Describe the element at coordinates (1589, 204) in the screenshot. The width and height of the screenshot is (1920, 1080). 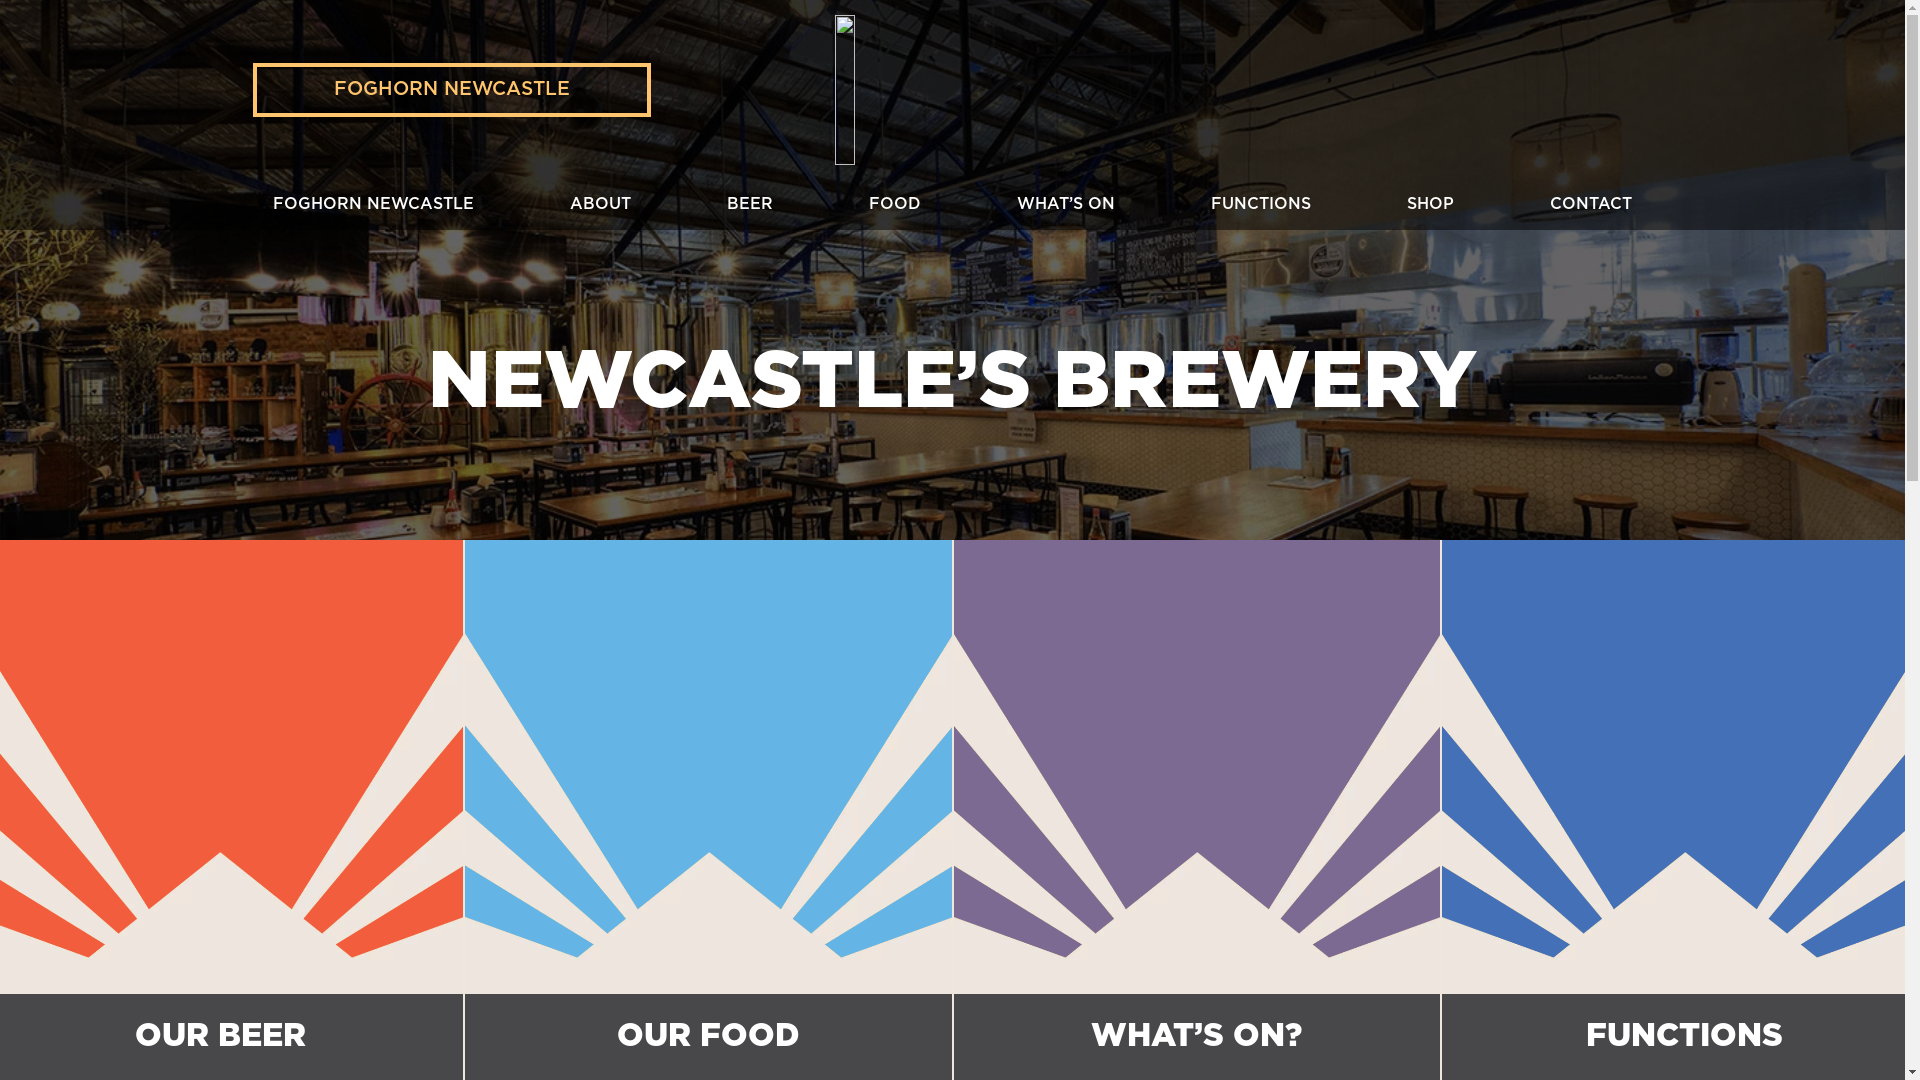
I see `'CONTACT'` at that location.